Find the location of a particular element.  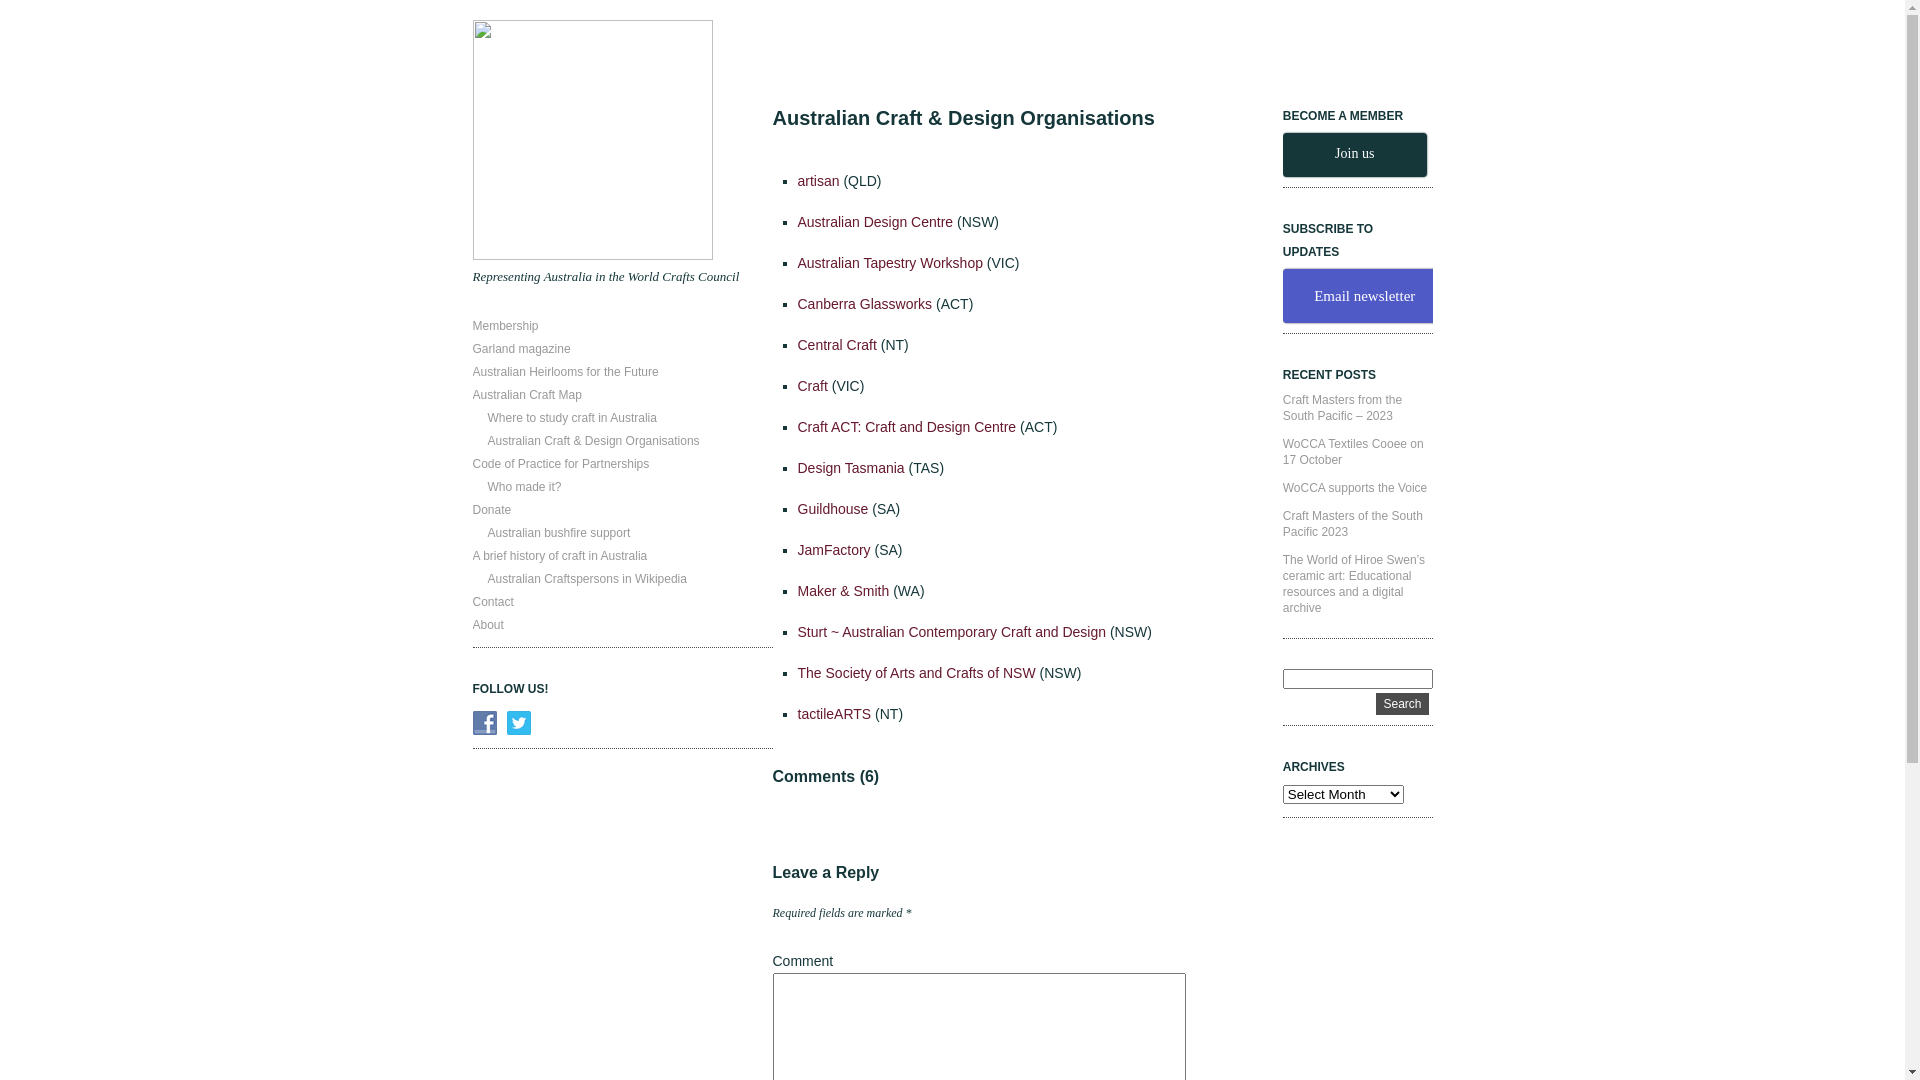

'Craft' is located at coordinates (812, 385).